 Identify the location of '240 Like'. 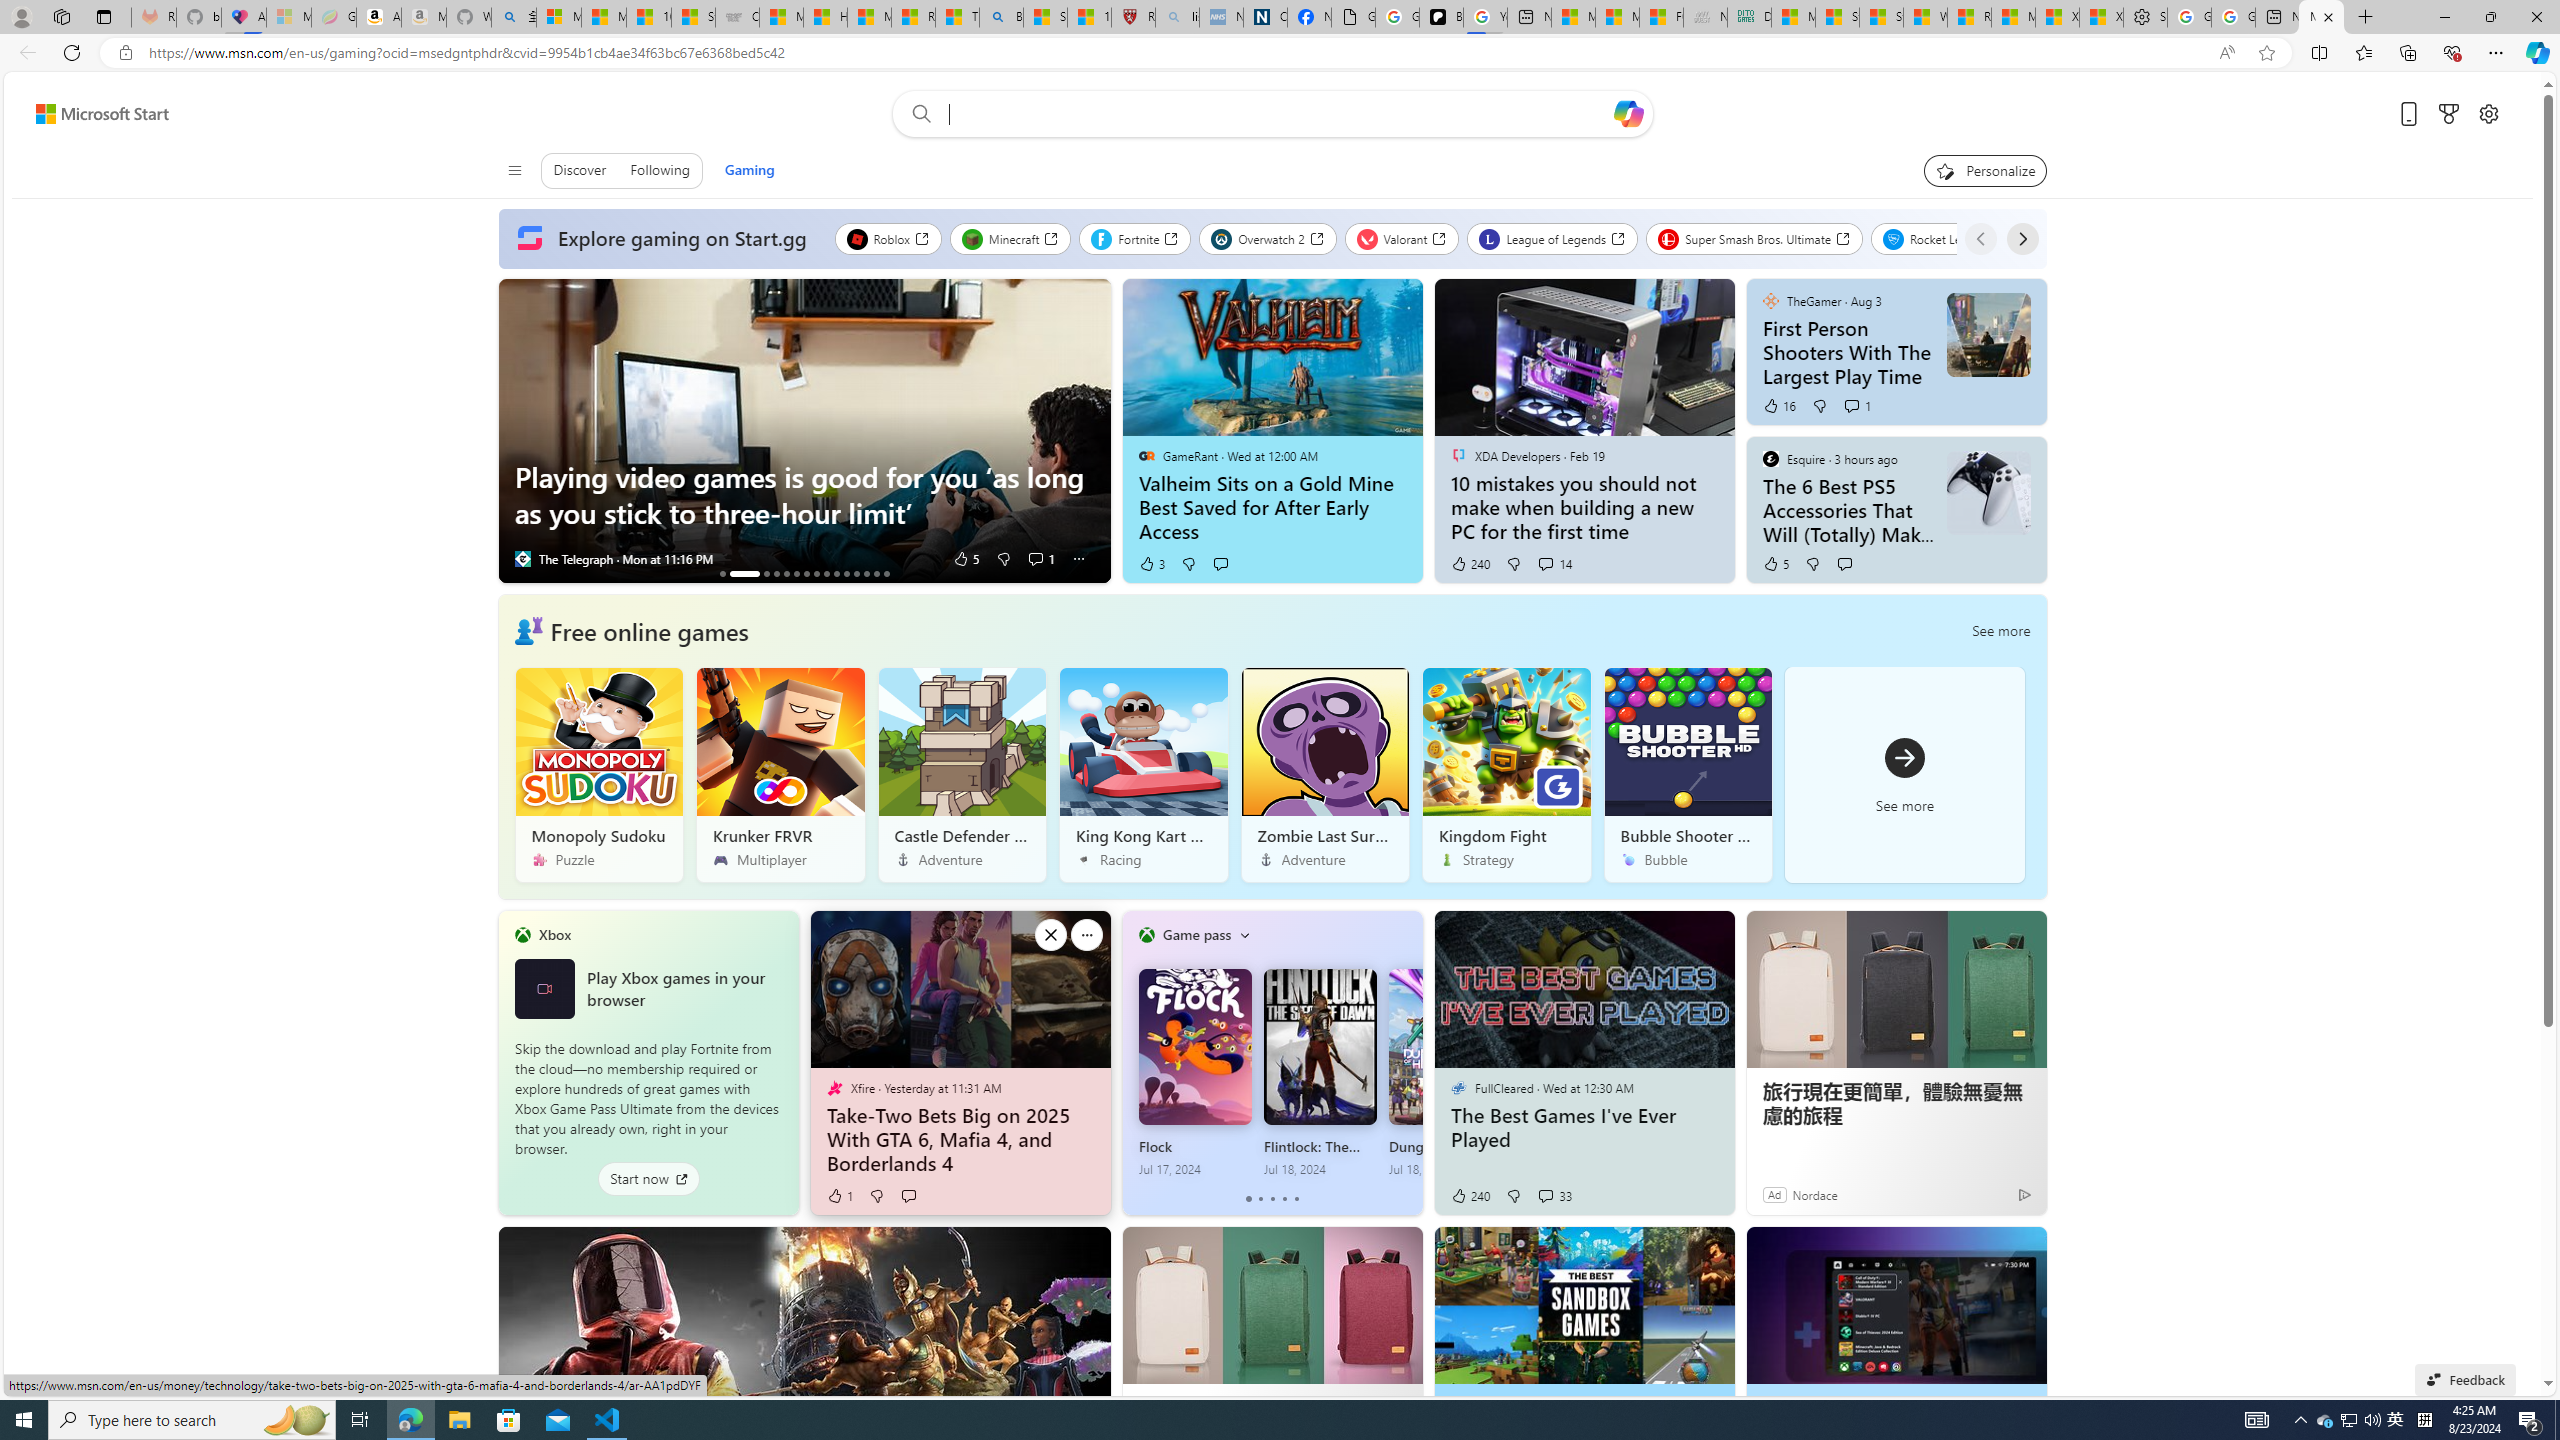
(1468, 1194).